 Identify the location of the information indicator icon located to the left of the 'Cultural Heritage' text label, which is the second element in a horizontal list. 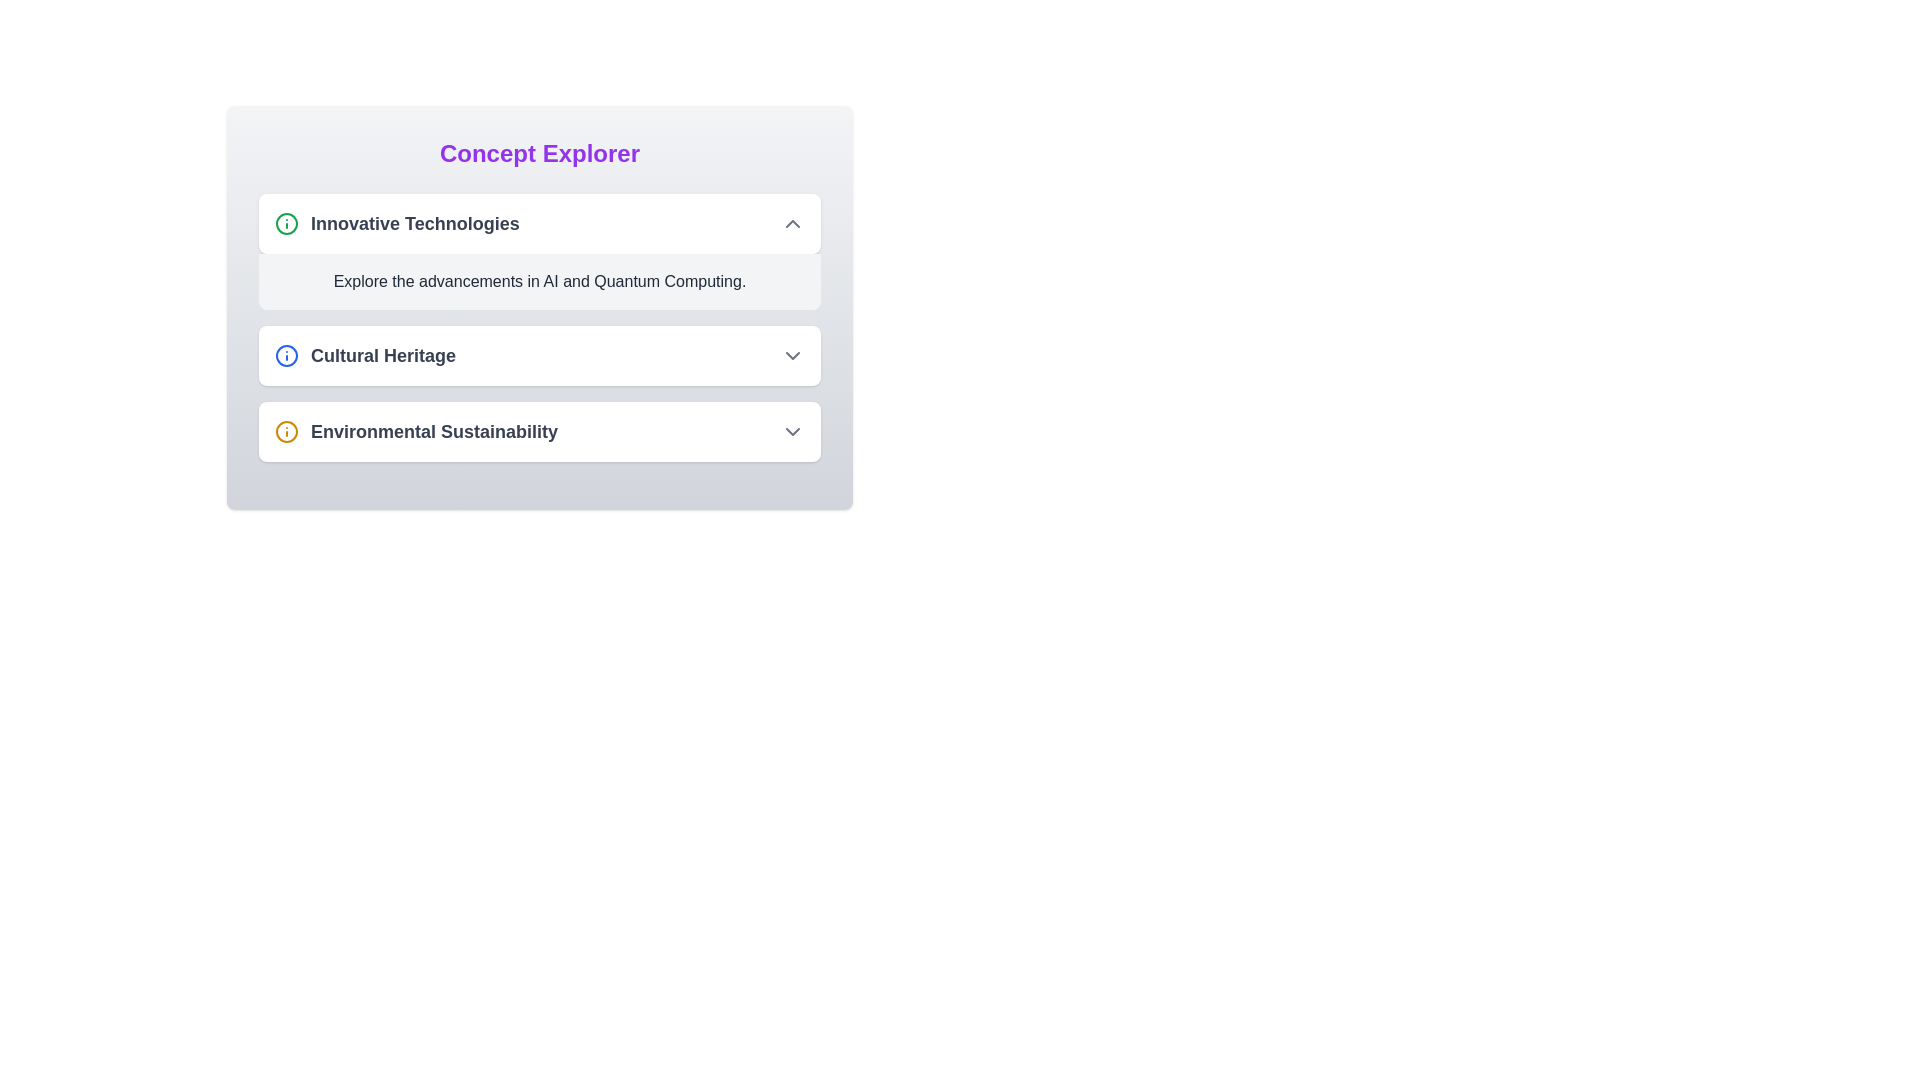
(286, 354).